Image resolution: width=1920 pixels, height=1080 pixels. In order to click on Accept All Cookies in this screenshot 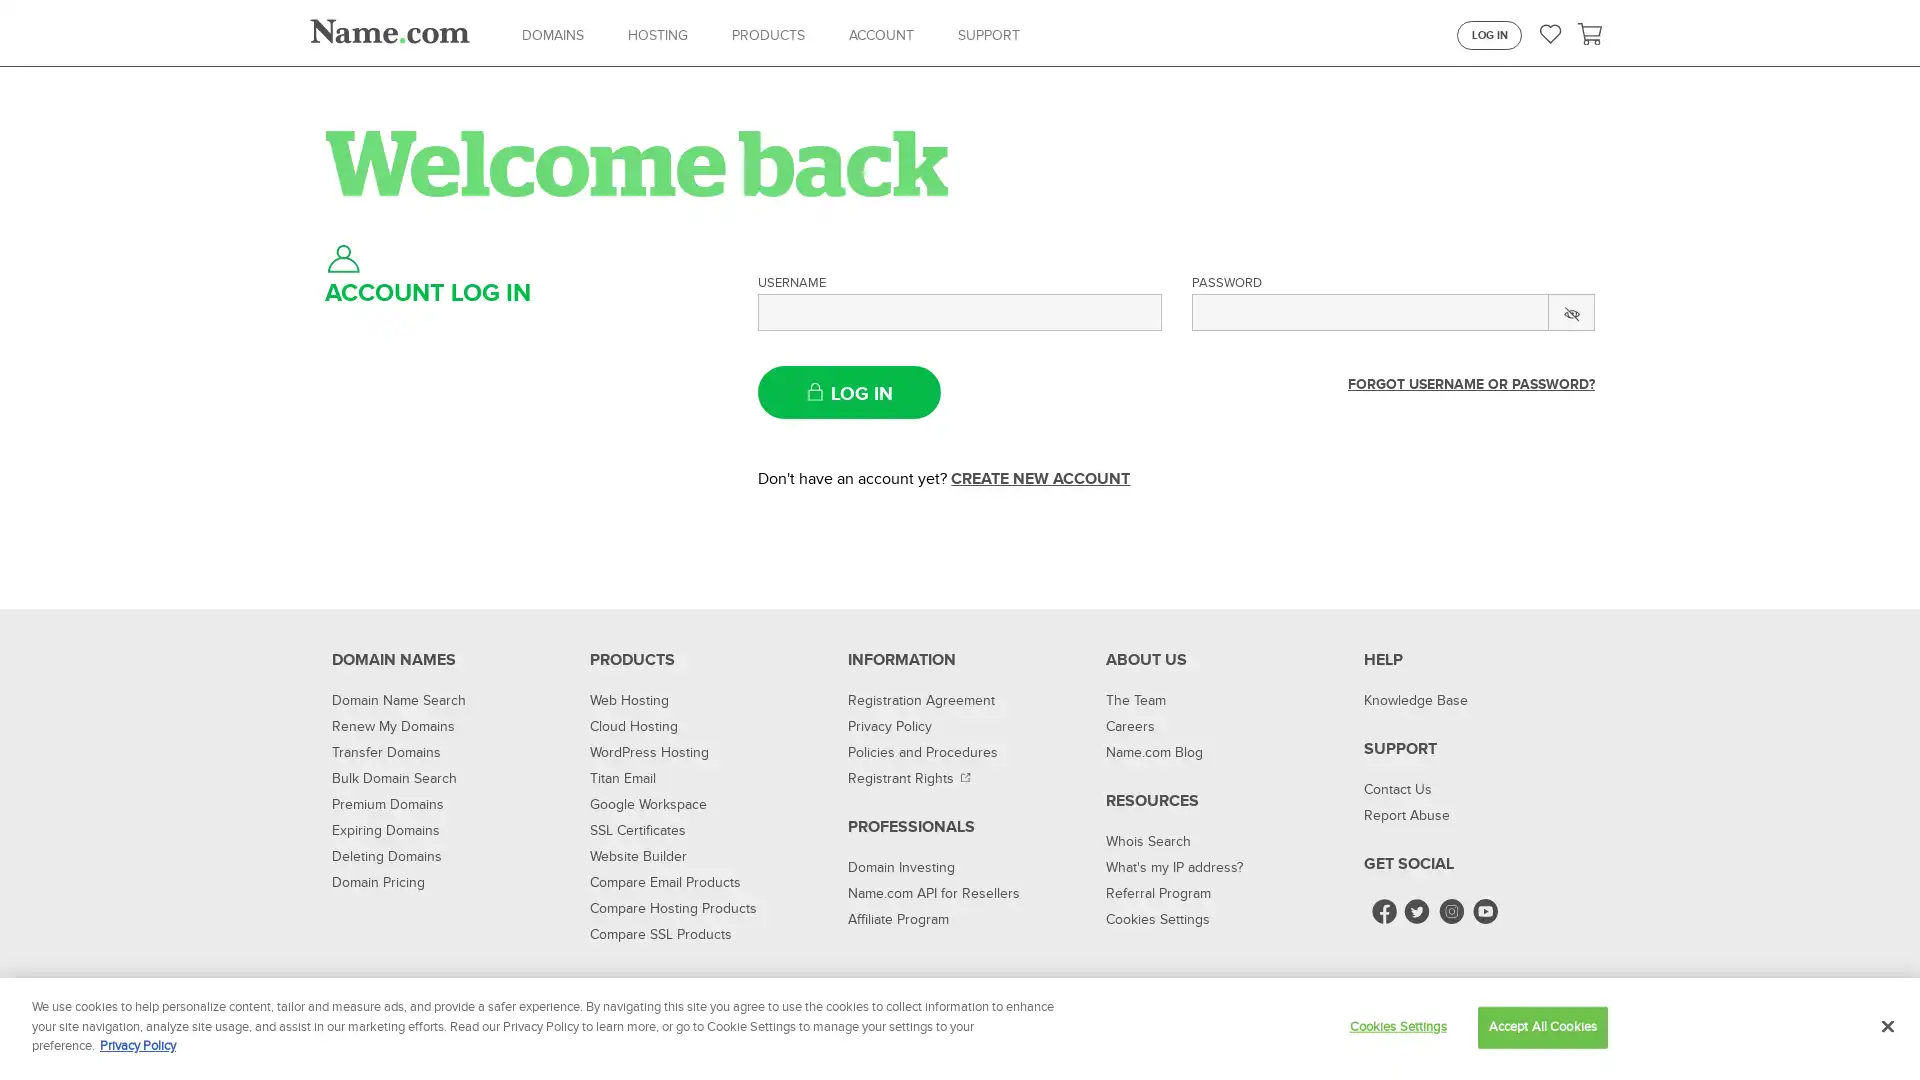, I will do `click(1541, 1026)`.